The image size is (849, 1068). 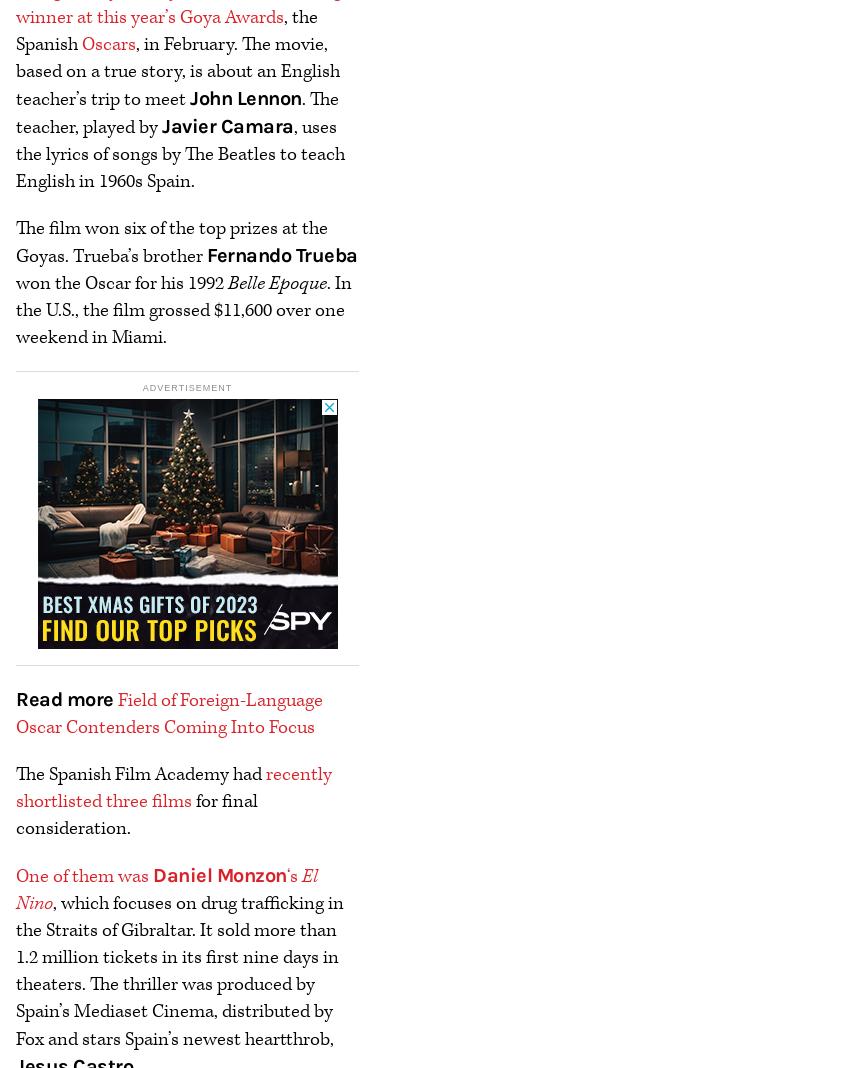 What do you see at coordinates (294, 254) in the screenshot?
I see `'Trueba'` at bounding box center [294, 254].